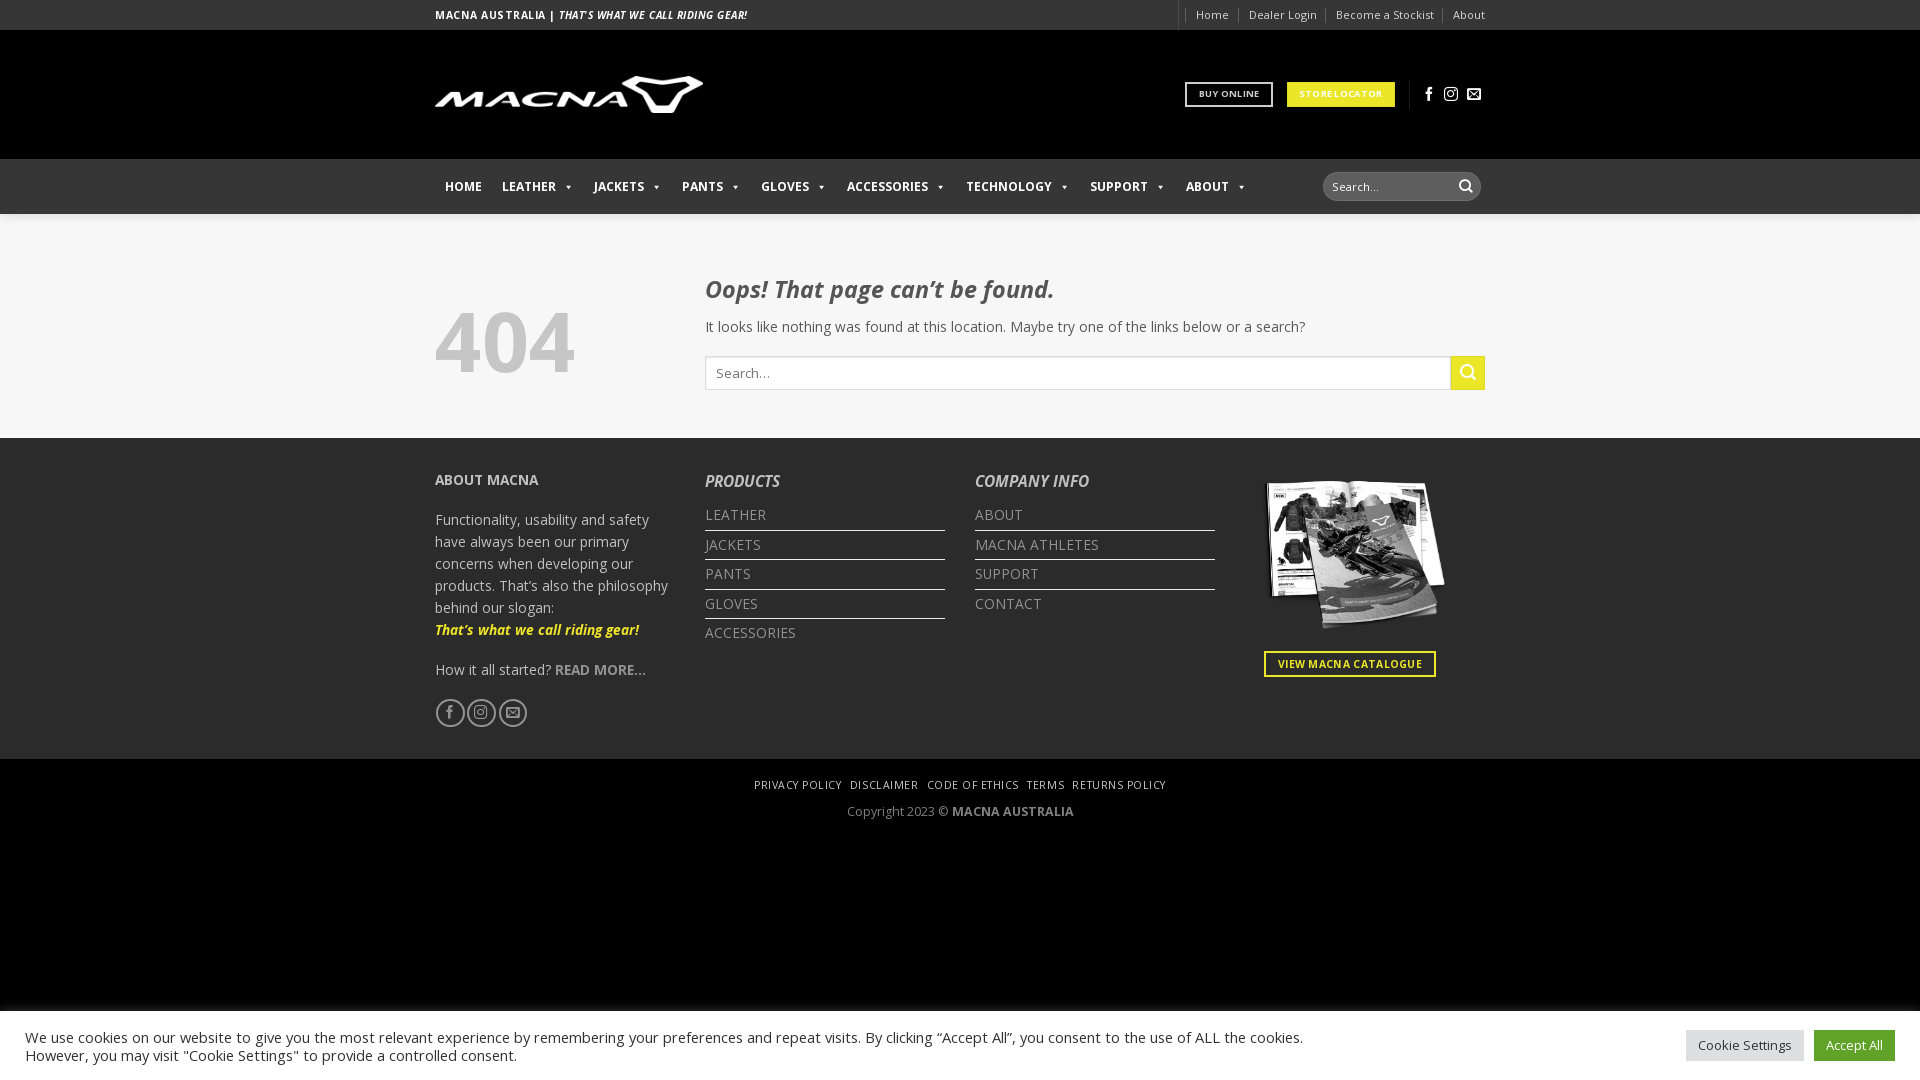  What do you see at coordinates (705, 545) in the screenshot?
I see `'JACKETS'` at bounding box center [705, 545].